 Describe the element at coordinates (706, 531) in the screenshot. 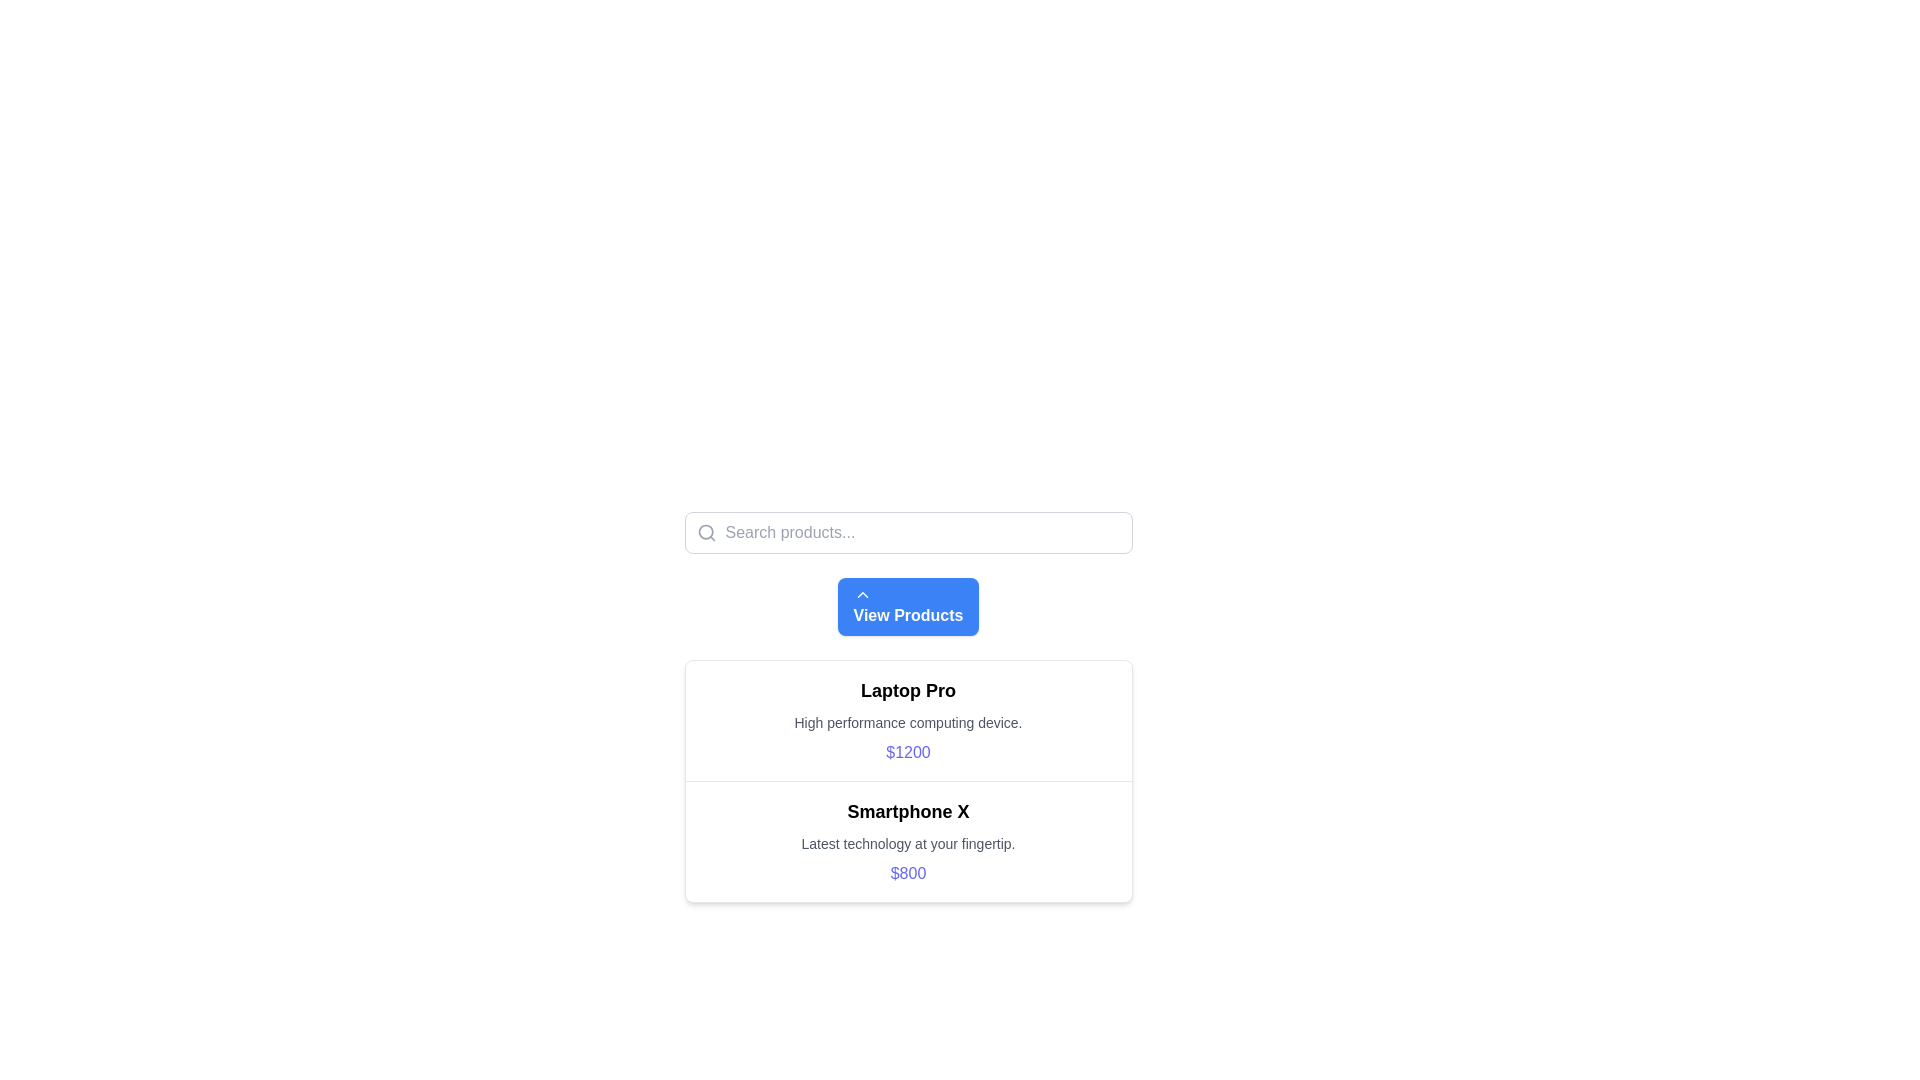

I see `the circular magnifying glass icon, which is styled with a minimalistic black outline and is positioned within the user input field at the top center of the page, serving as a visual cue for the search functionality` at that location.